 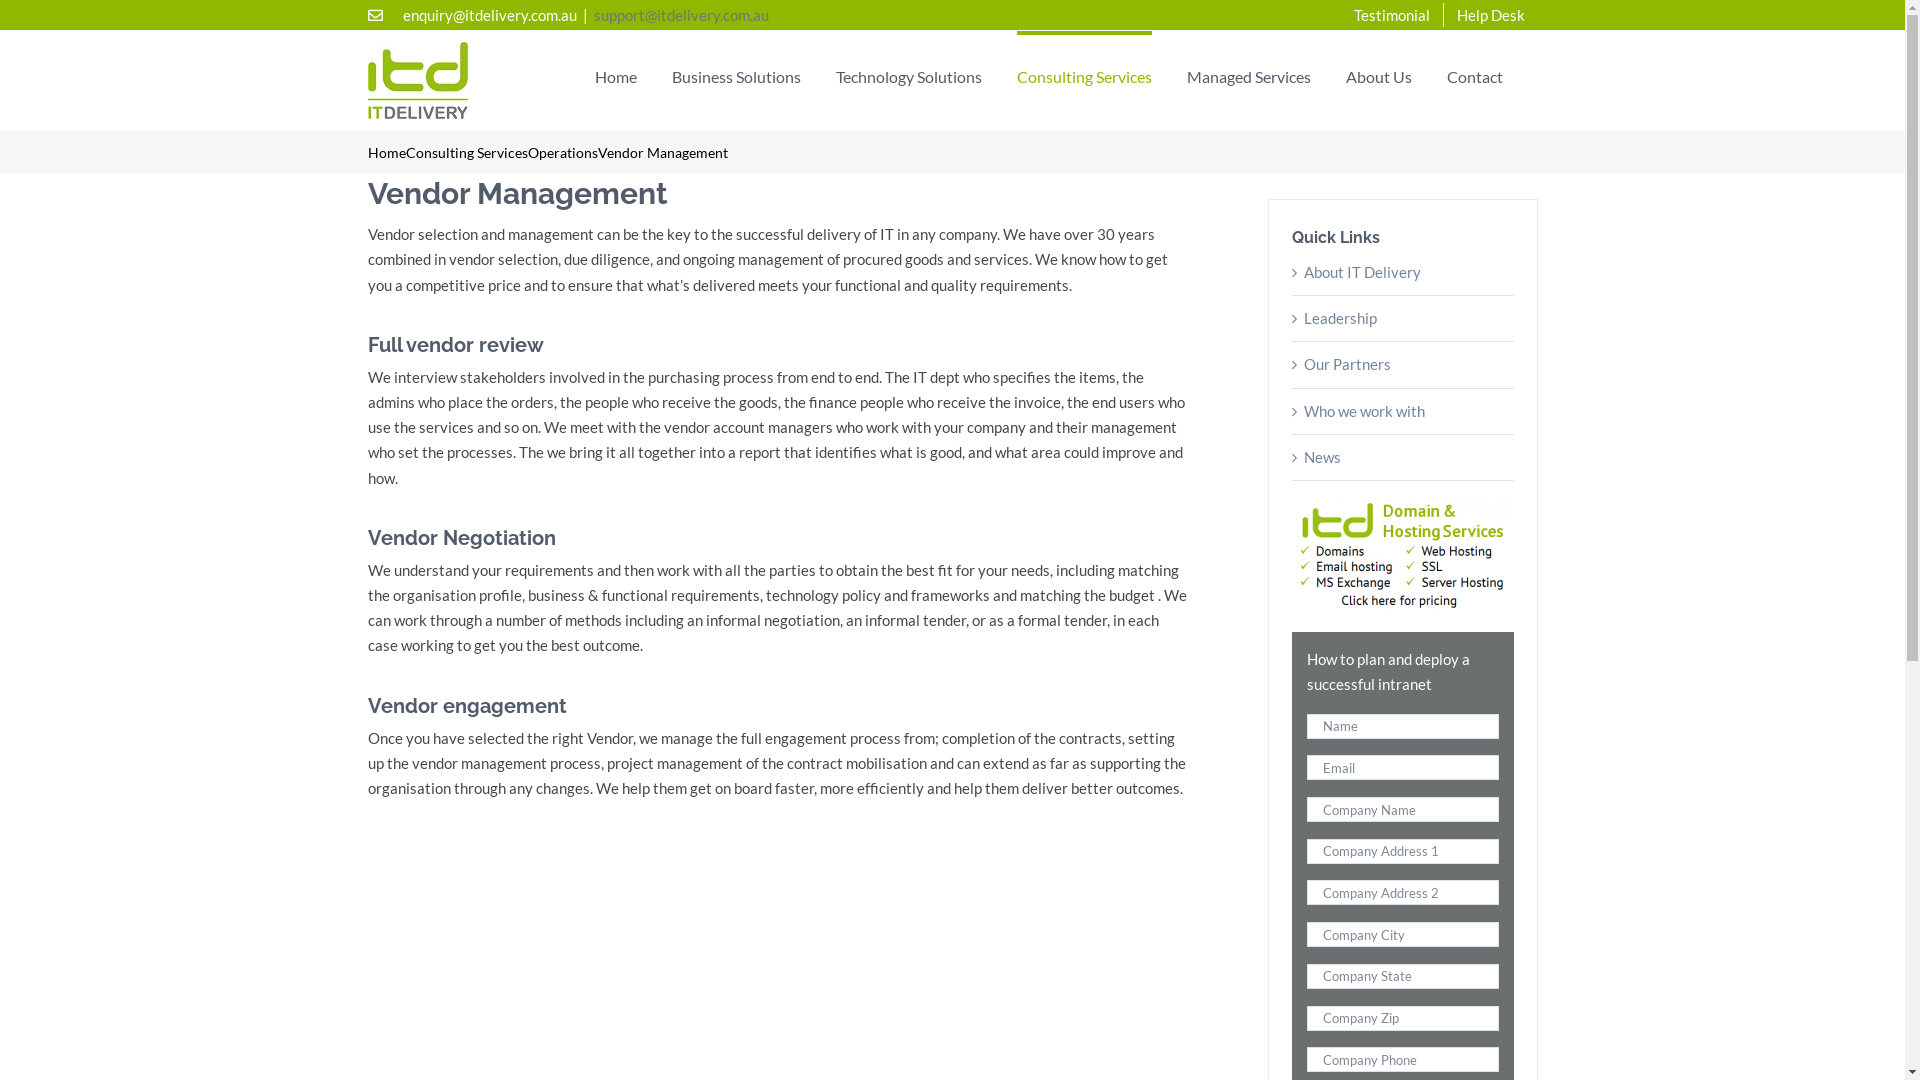 What do you see at coordinates (1377, 73) in the screenshot?
I see `'About Us'` at bounding box center [1377, 73].